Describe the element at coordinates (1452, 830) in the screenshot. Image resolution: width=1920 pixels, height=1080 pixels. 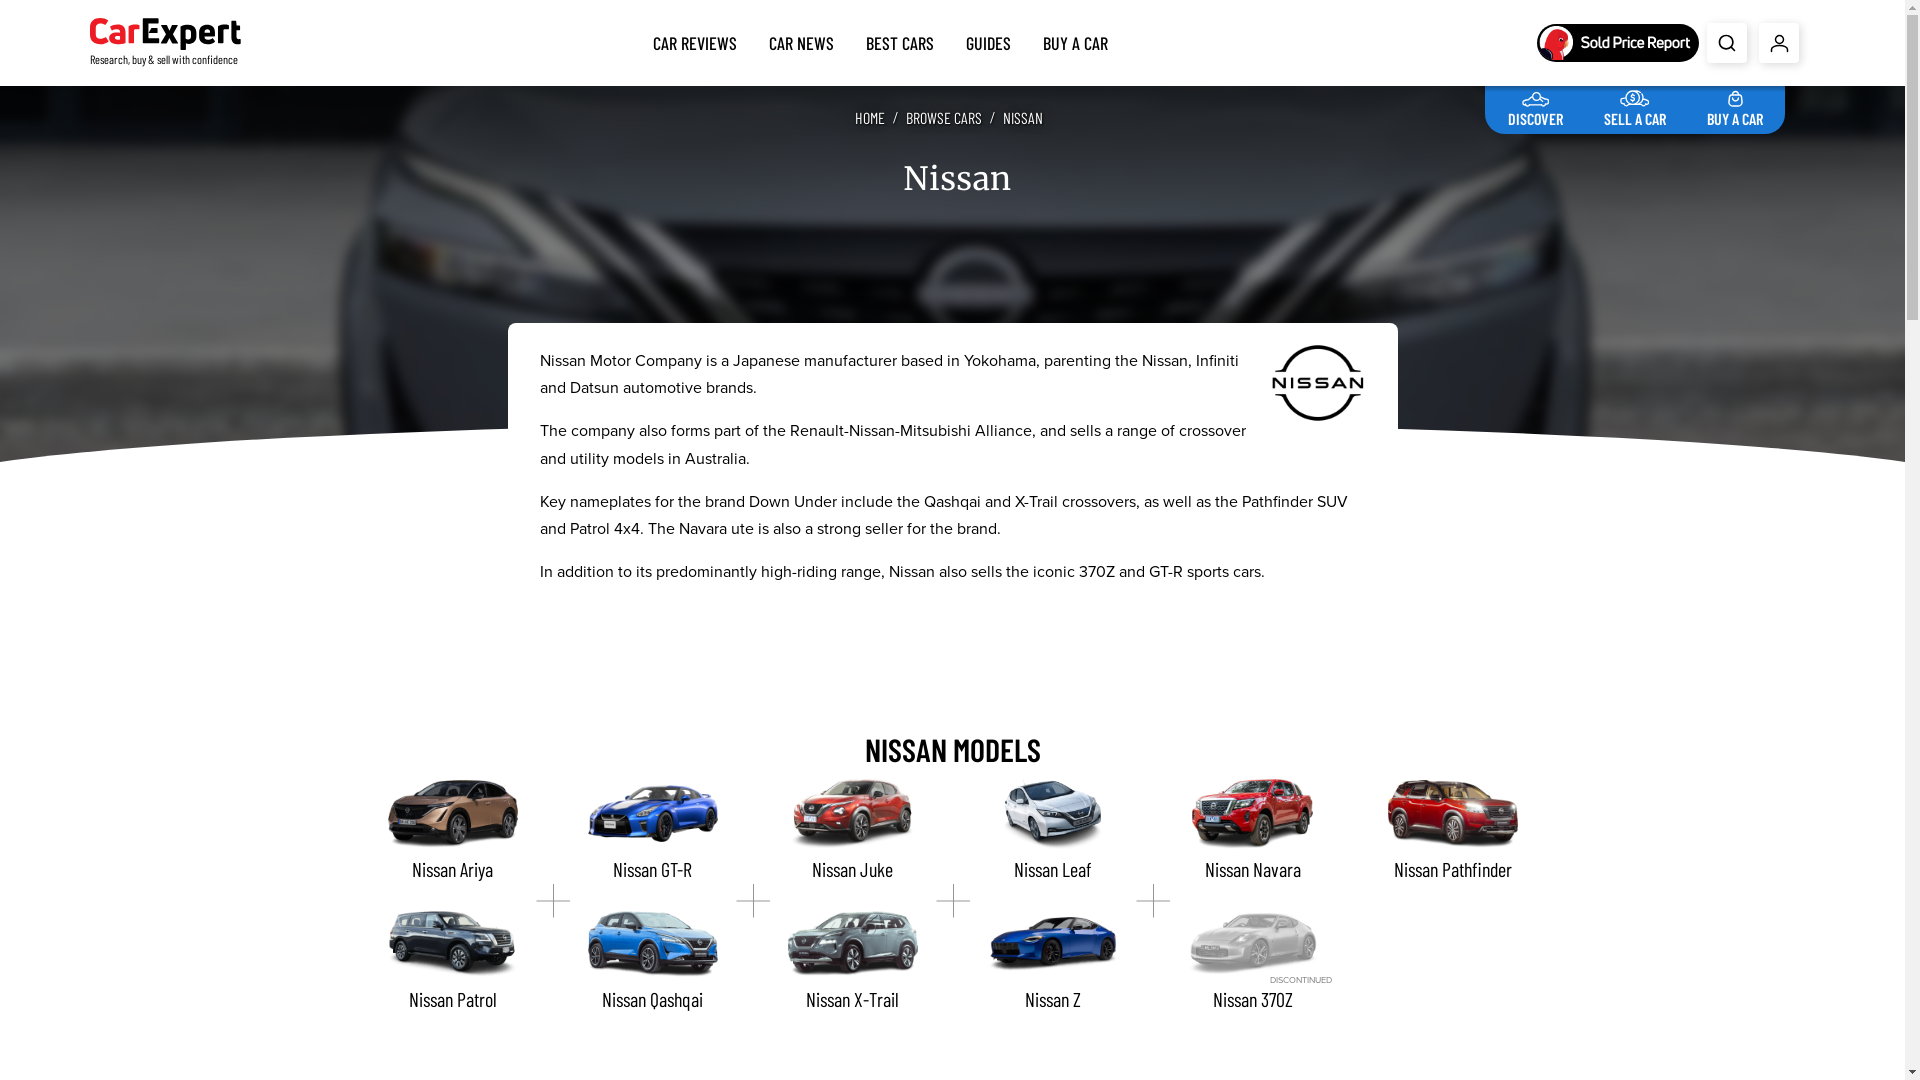
I see `'Nissan Pathfinder'` at that location.